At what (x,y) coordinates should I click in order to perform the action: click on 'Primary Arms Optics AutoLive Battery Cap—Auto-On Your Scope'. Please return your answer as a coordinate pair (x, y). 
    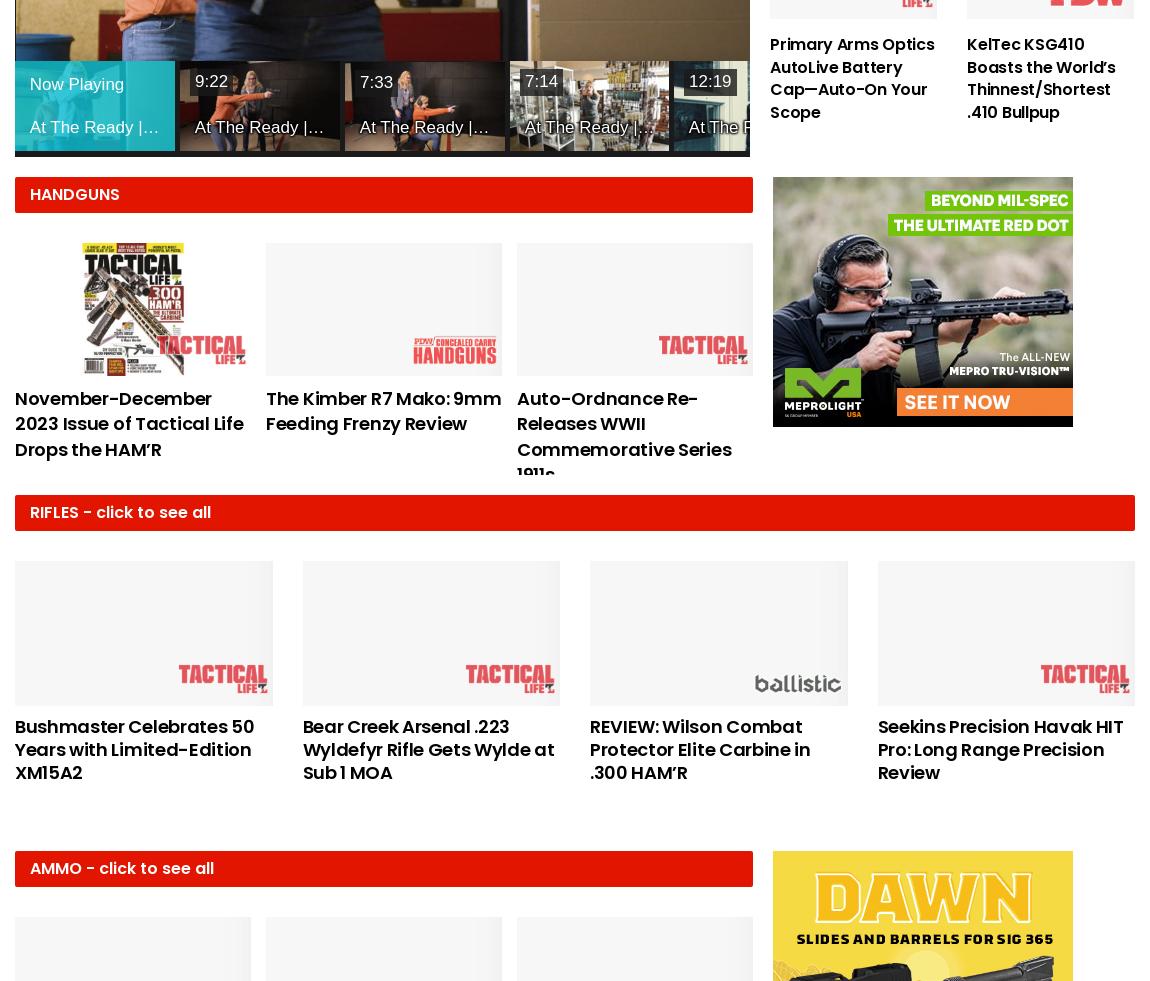
    Looking at the image, I should click on (851, 76).